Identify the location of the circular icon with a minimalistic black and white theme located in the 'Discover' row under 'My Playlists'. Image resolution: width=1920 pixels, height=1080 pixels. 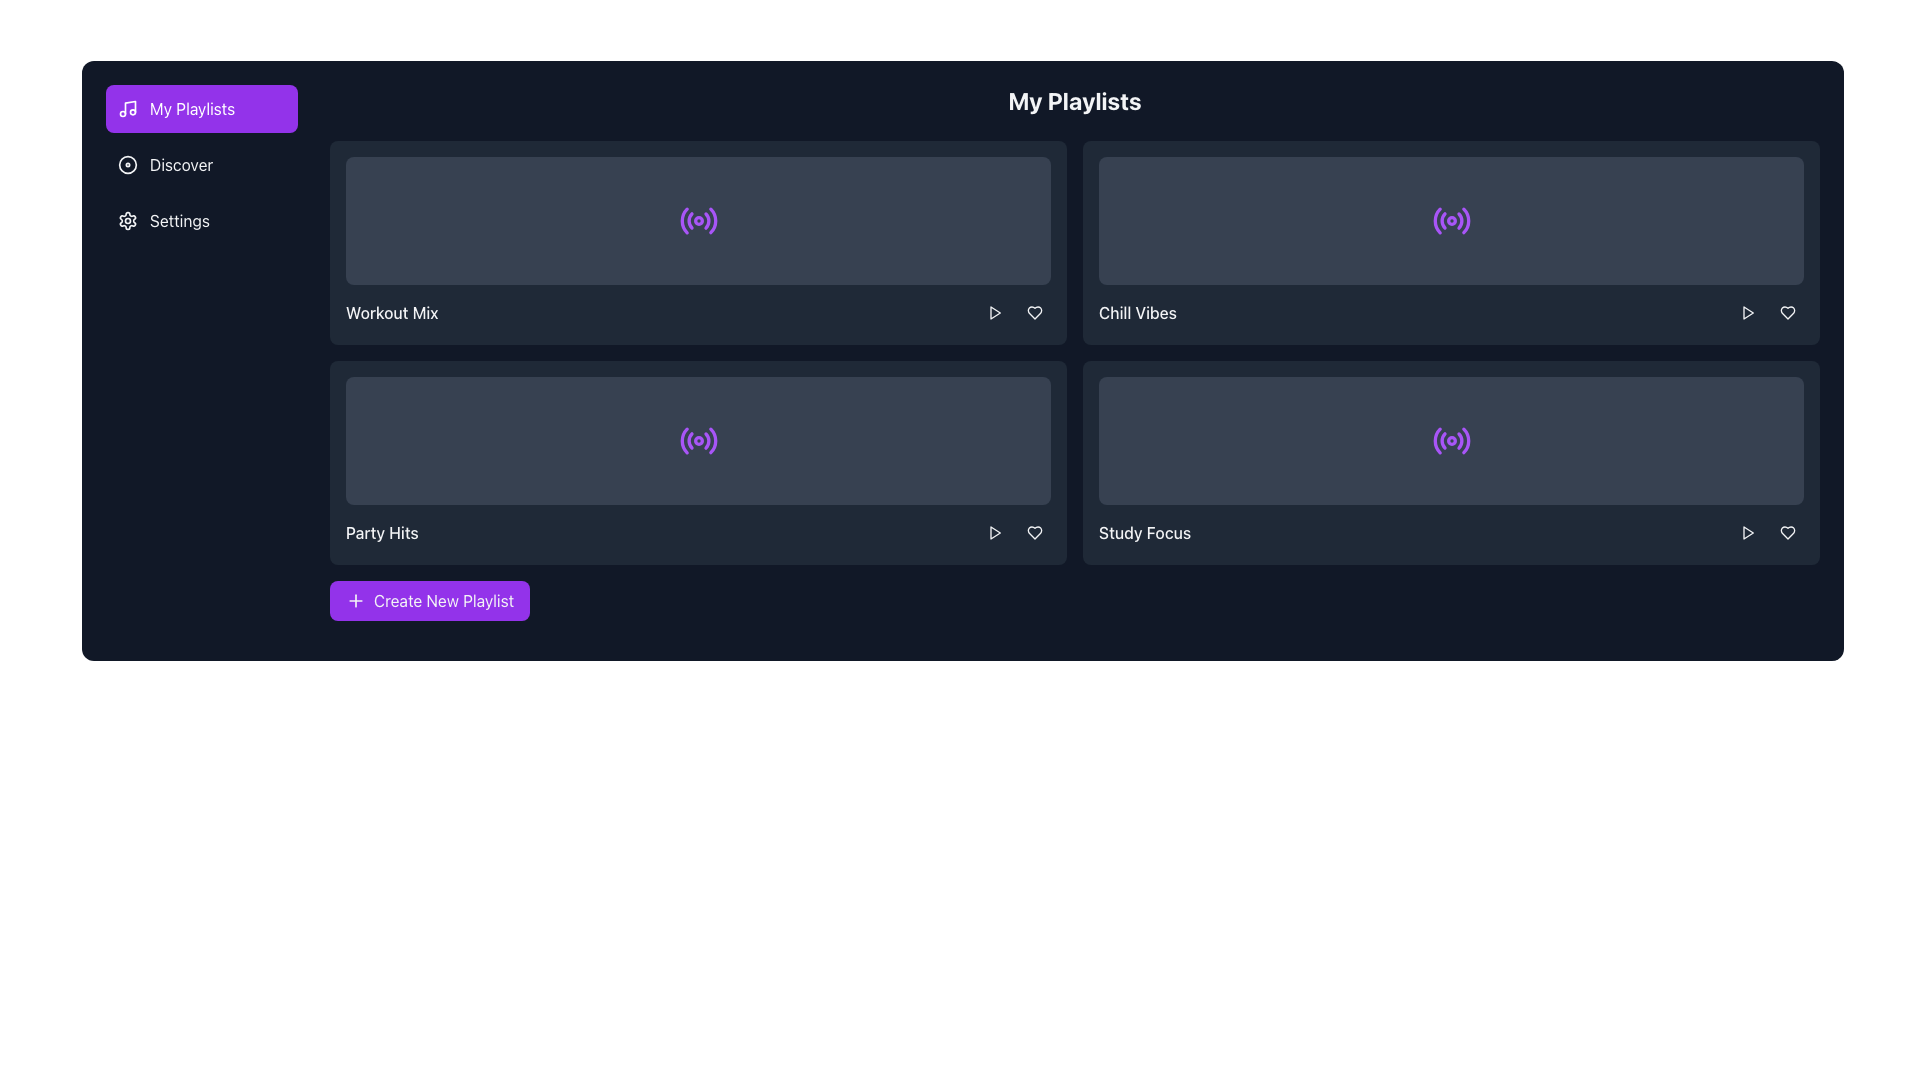
(127, 164).